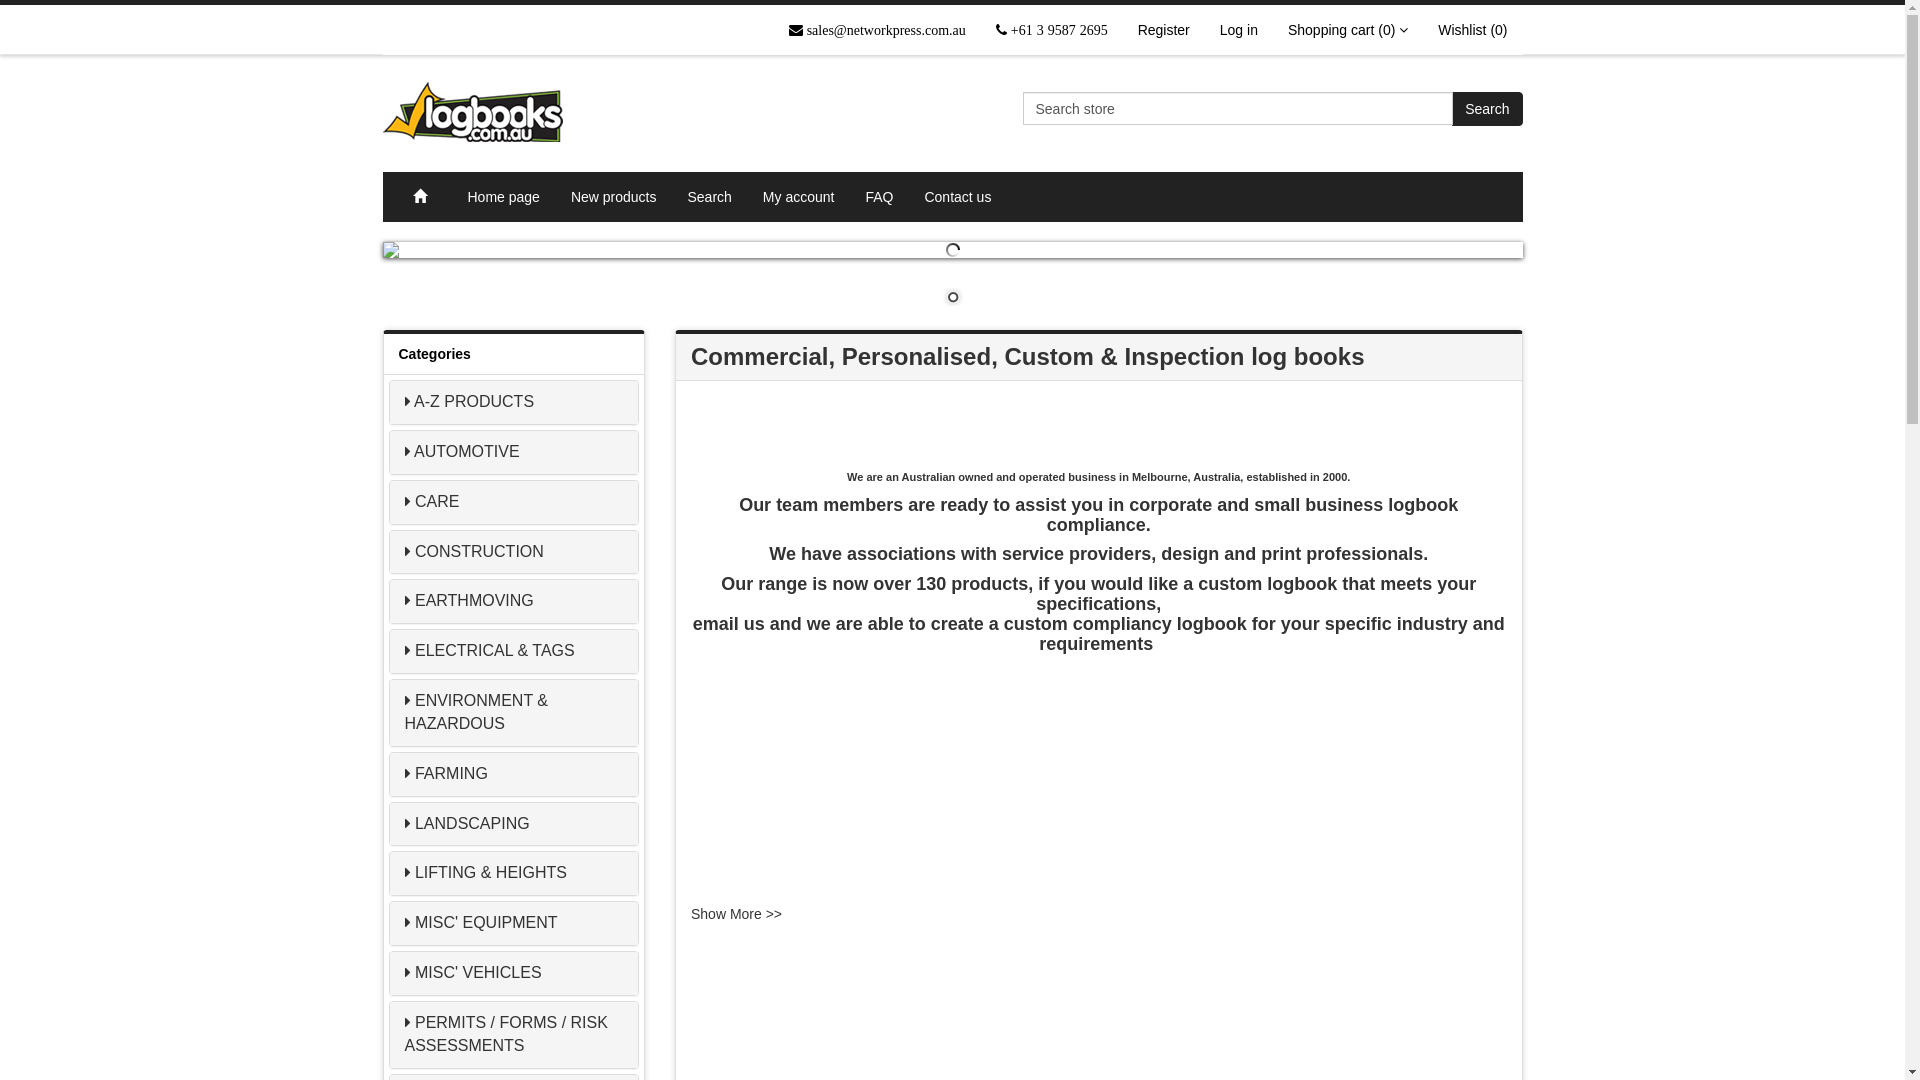 Image resolution: width=1920 pixels, height=1080 pixels. What do you see at coordinates (473, 401) in the screenshot?
I see `'A-Z PRODUCTS'` at bounding box center [473, 401].